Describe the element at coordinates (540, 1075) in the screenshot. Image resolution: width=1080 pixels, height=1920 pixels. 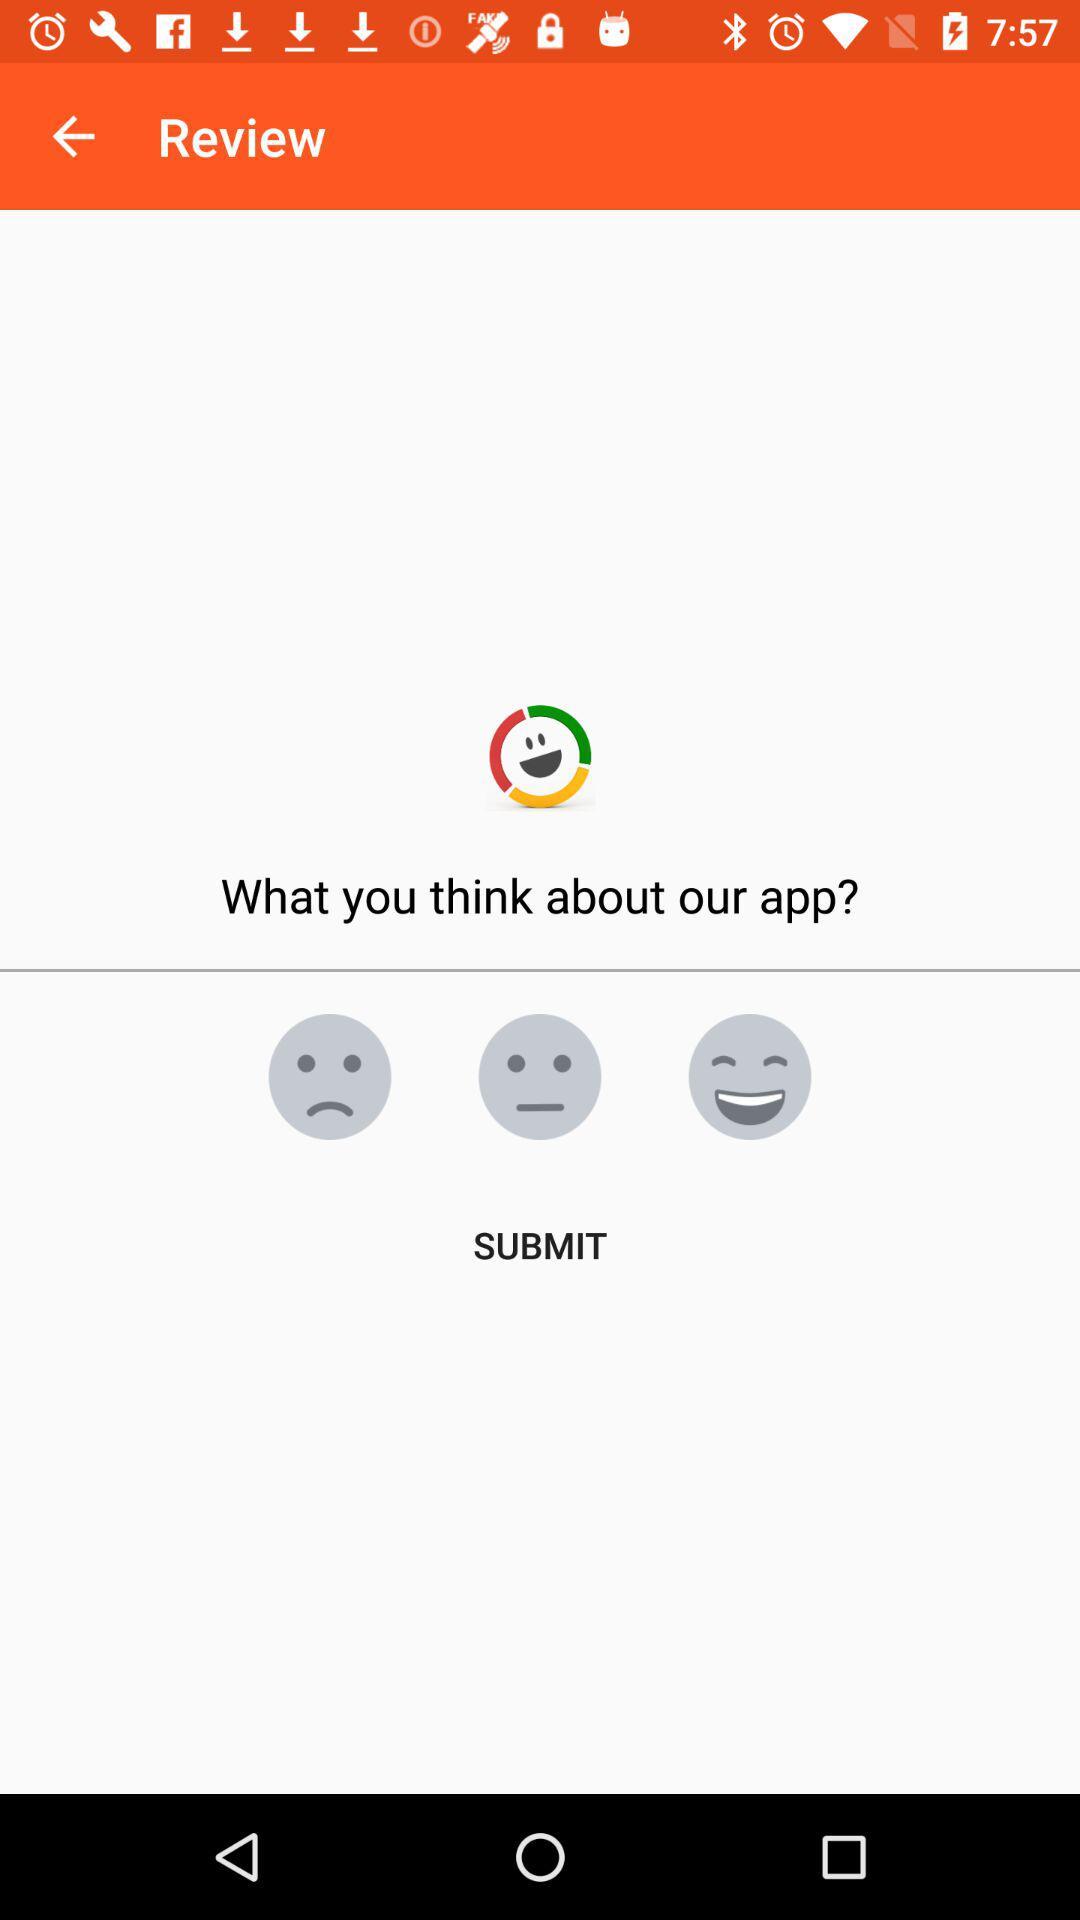
I see `the emoji icon` at that location.